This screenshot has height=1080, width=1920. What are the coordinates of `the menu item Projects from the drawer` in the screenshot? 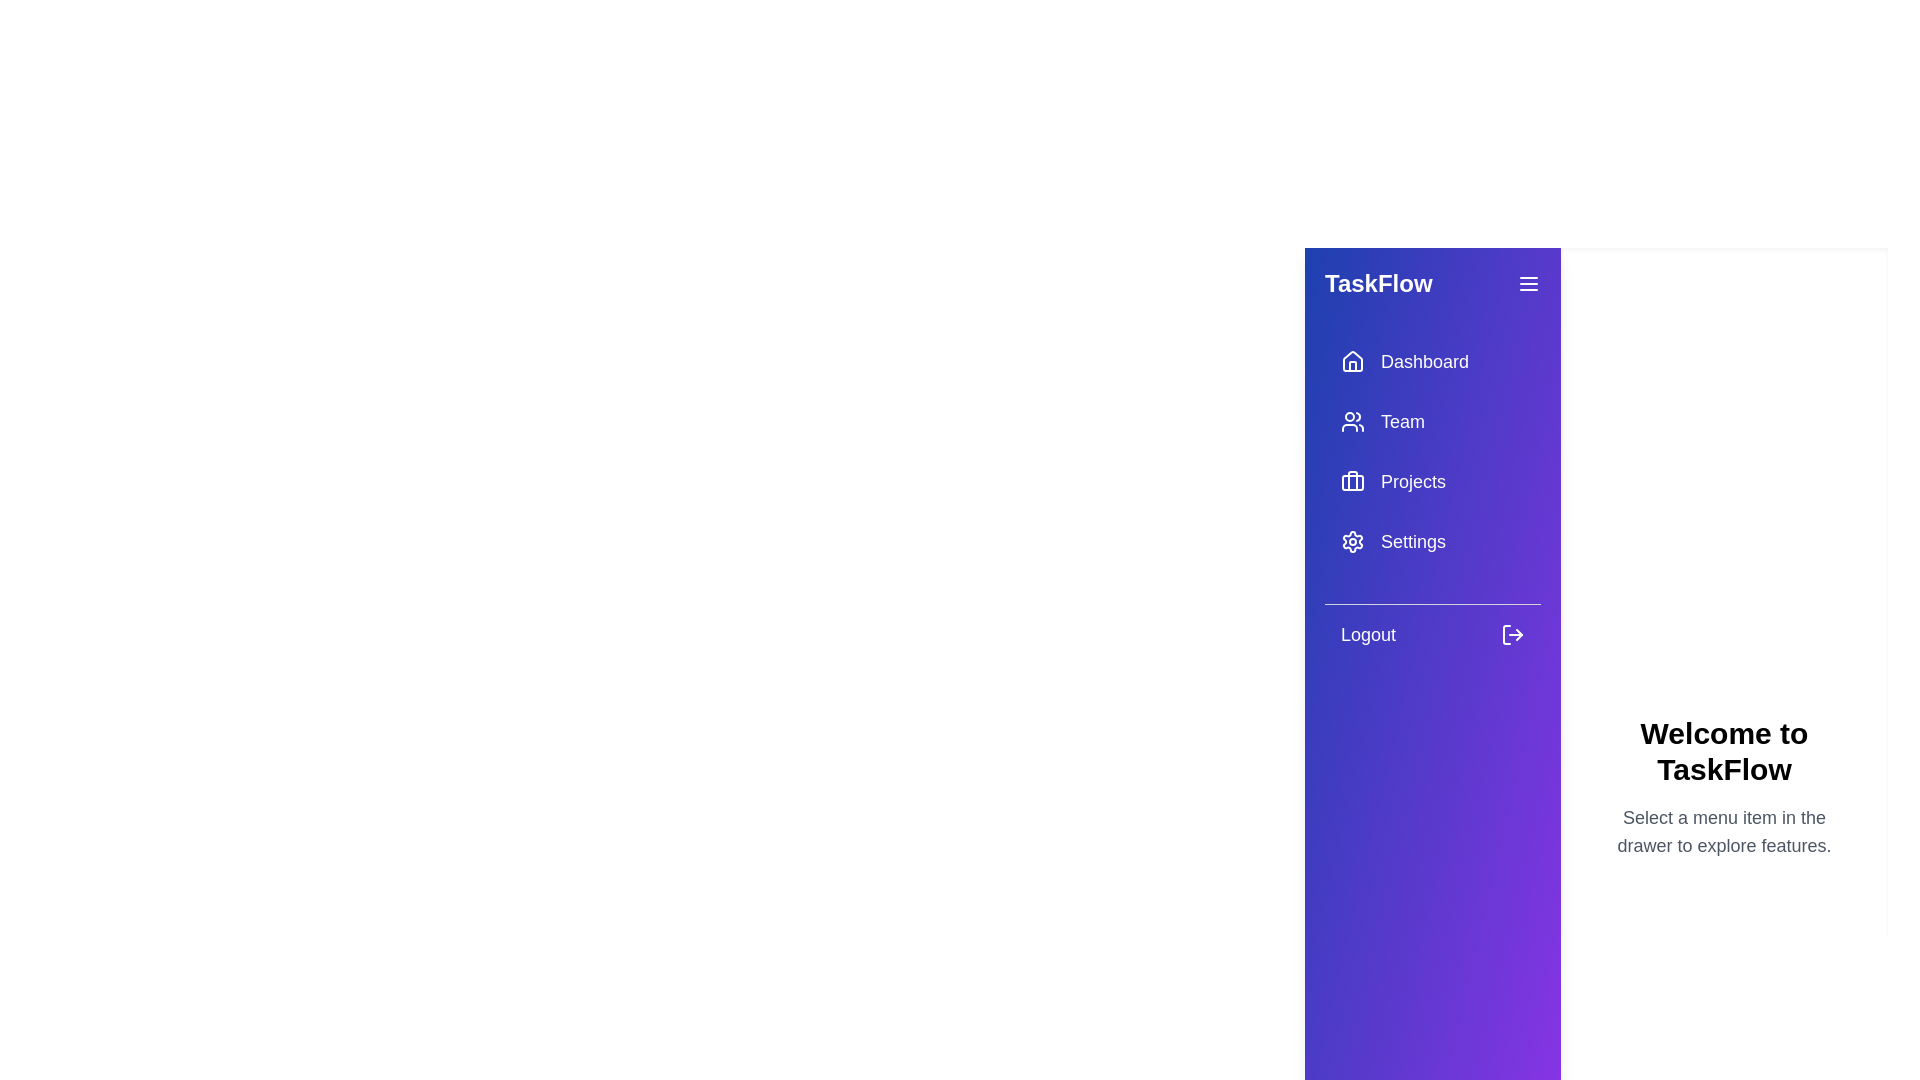 It's located at (1432, 482).